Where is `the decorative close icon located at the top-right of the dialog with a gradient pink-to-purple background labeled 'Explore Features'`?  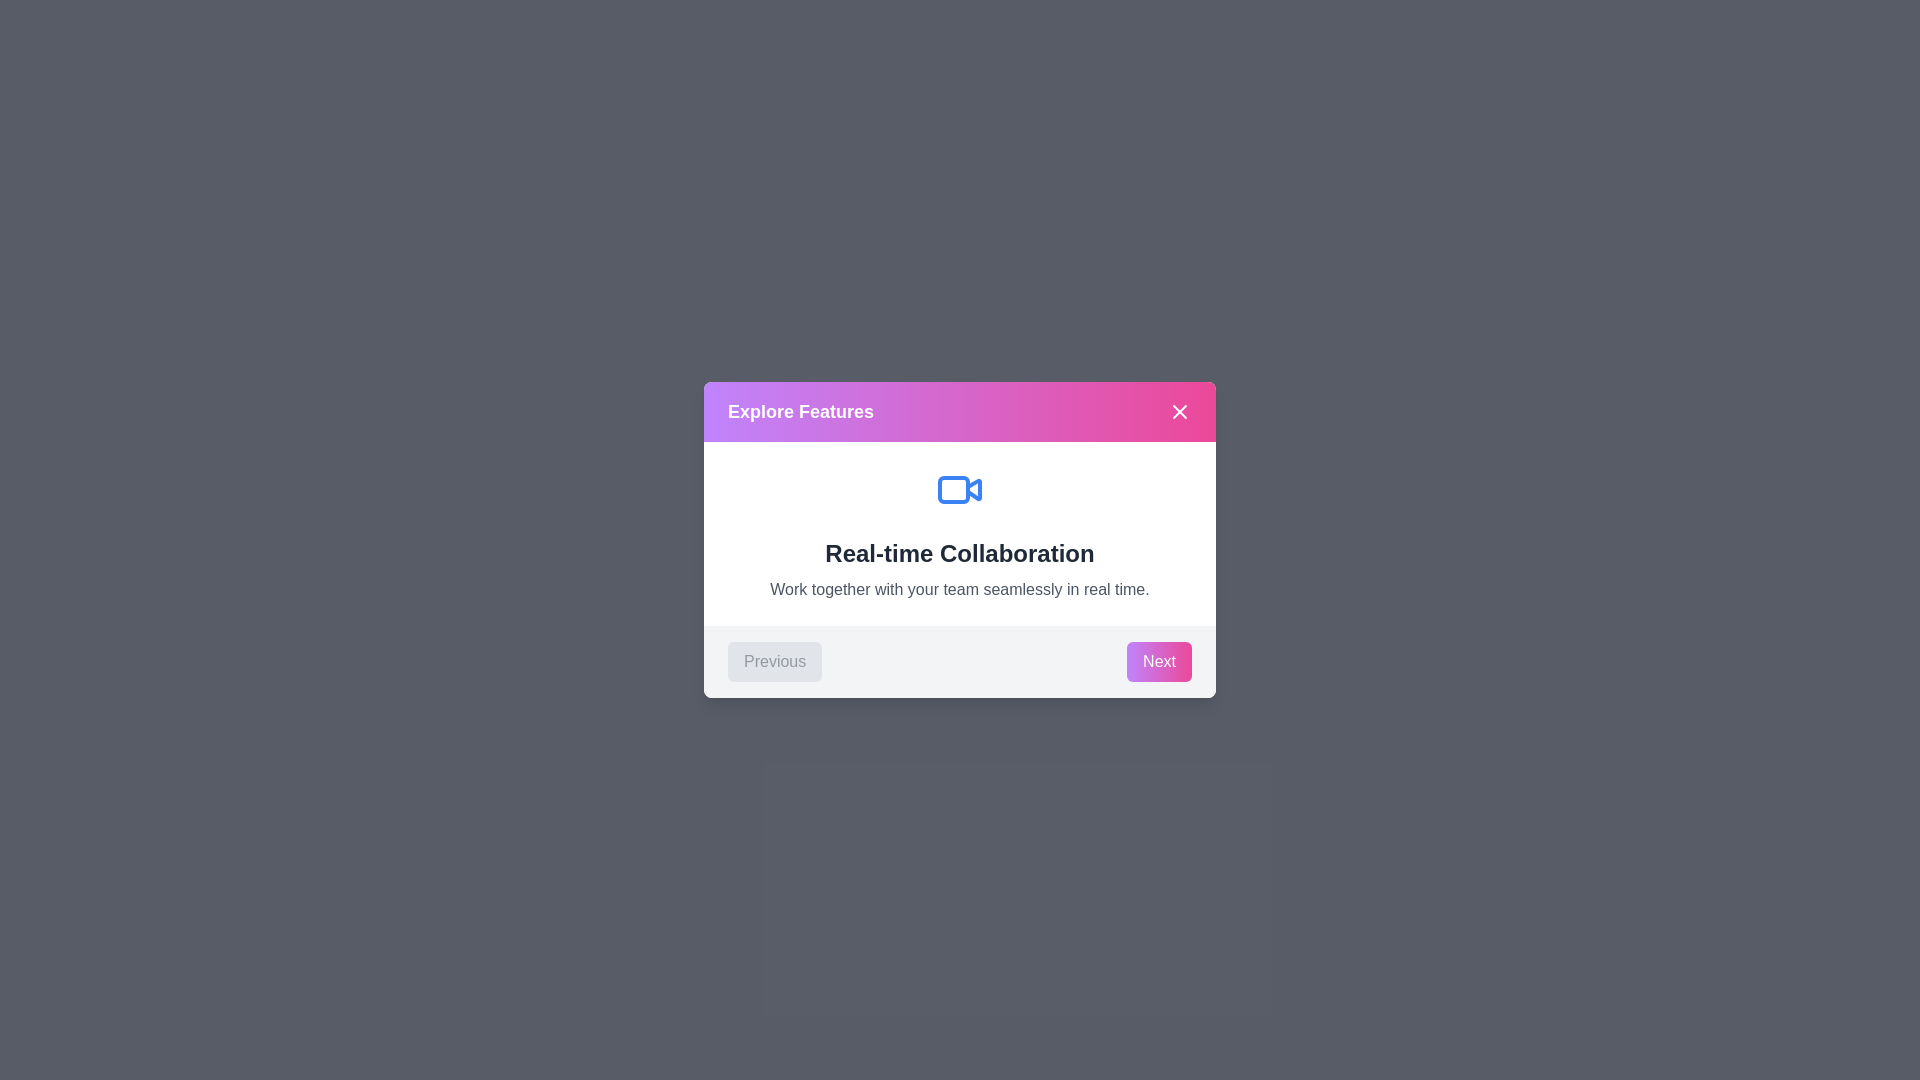 the decorative close icon located at the top-right of the dialog with a gradient pink-to-purple background labeled 'Explore Features' is located at coordinates (1180, 411).